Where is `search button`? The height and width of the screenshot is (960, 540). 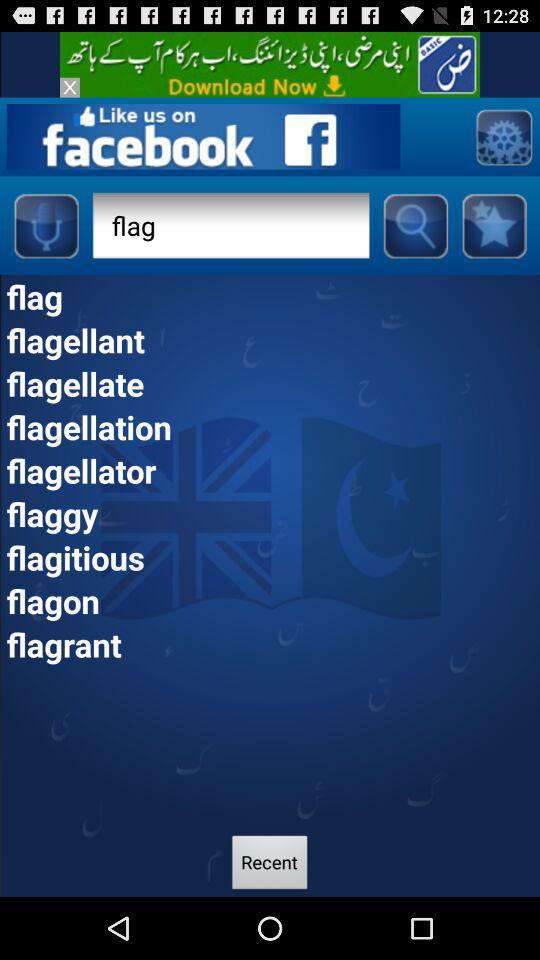 search button is located at coordinates (414, 225).